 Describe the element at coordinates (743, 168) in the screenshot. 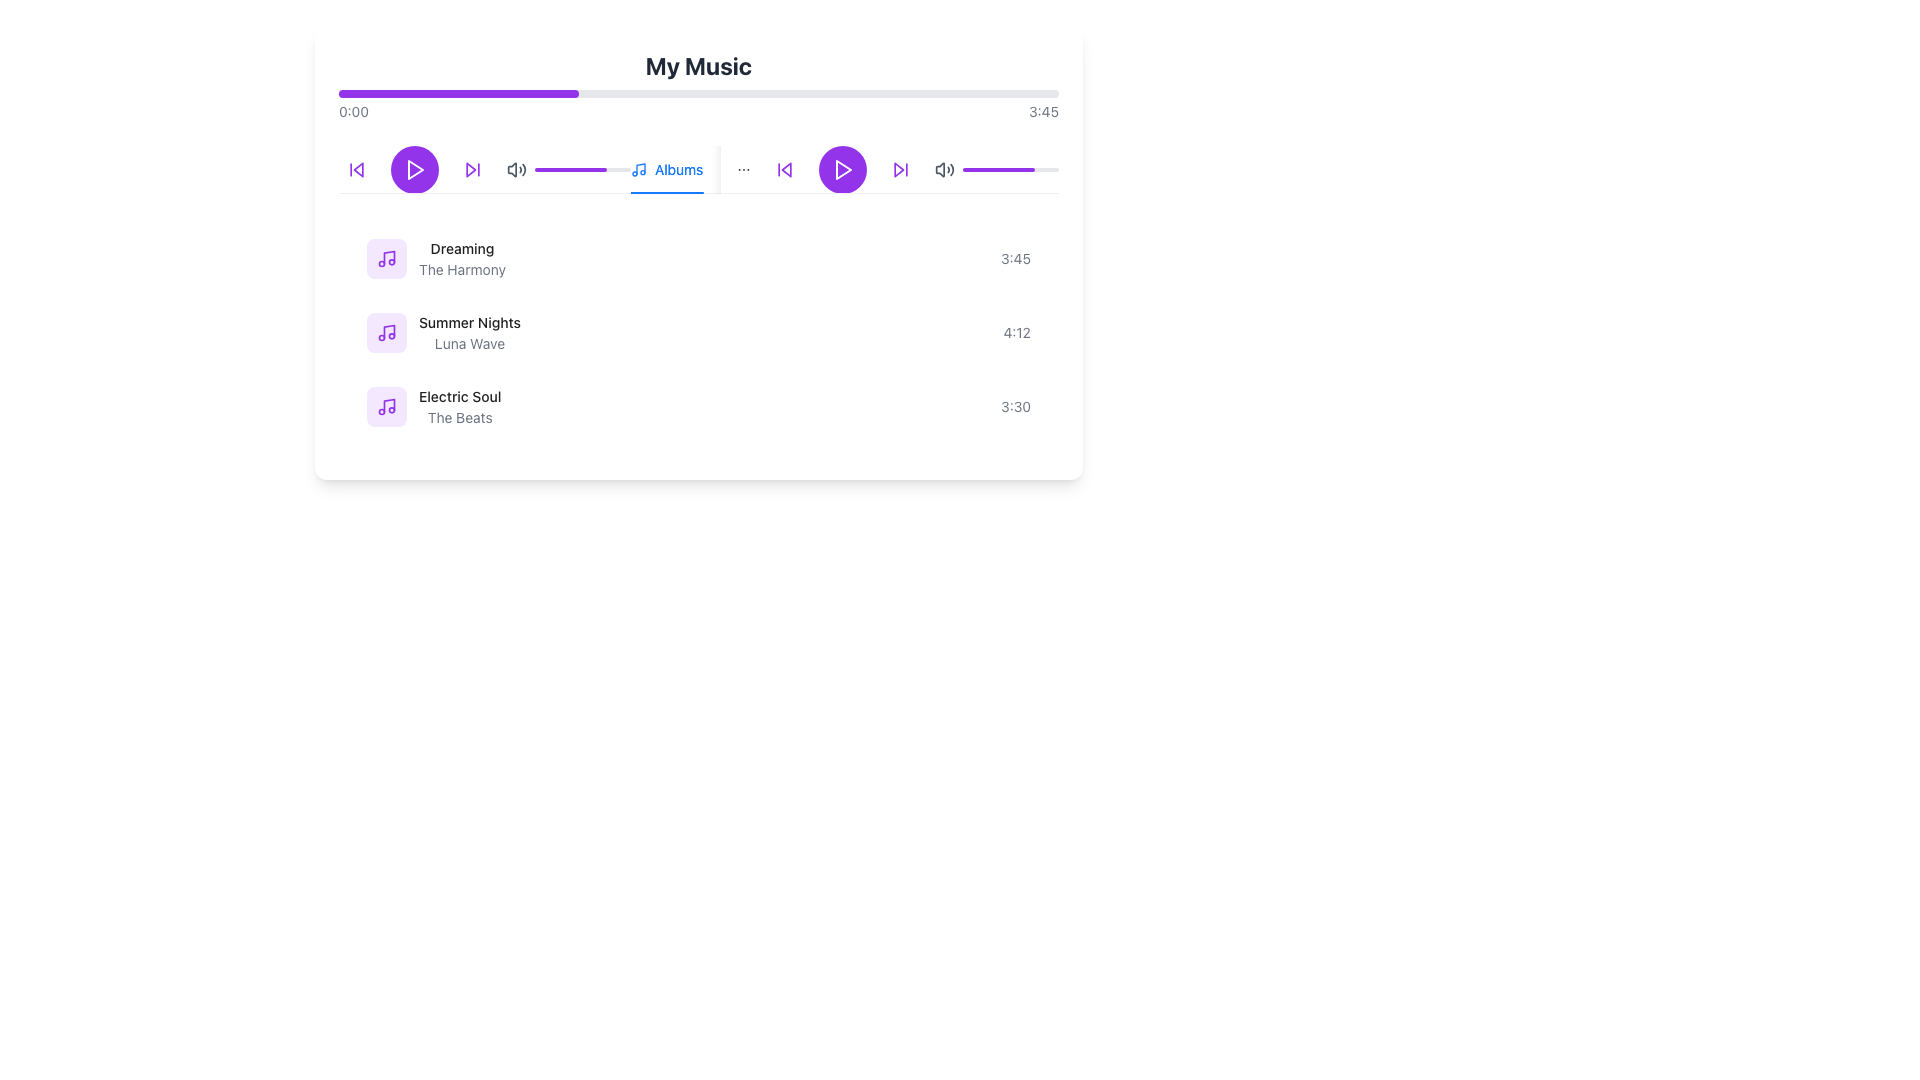

I see `the 'more options' button represented by three vertically aligned dots (ellipsis) located at the rightmost side of the horizontal navigation bar under the music player interface` at that location.